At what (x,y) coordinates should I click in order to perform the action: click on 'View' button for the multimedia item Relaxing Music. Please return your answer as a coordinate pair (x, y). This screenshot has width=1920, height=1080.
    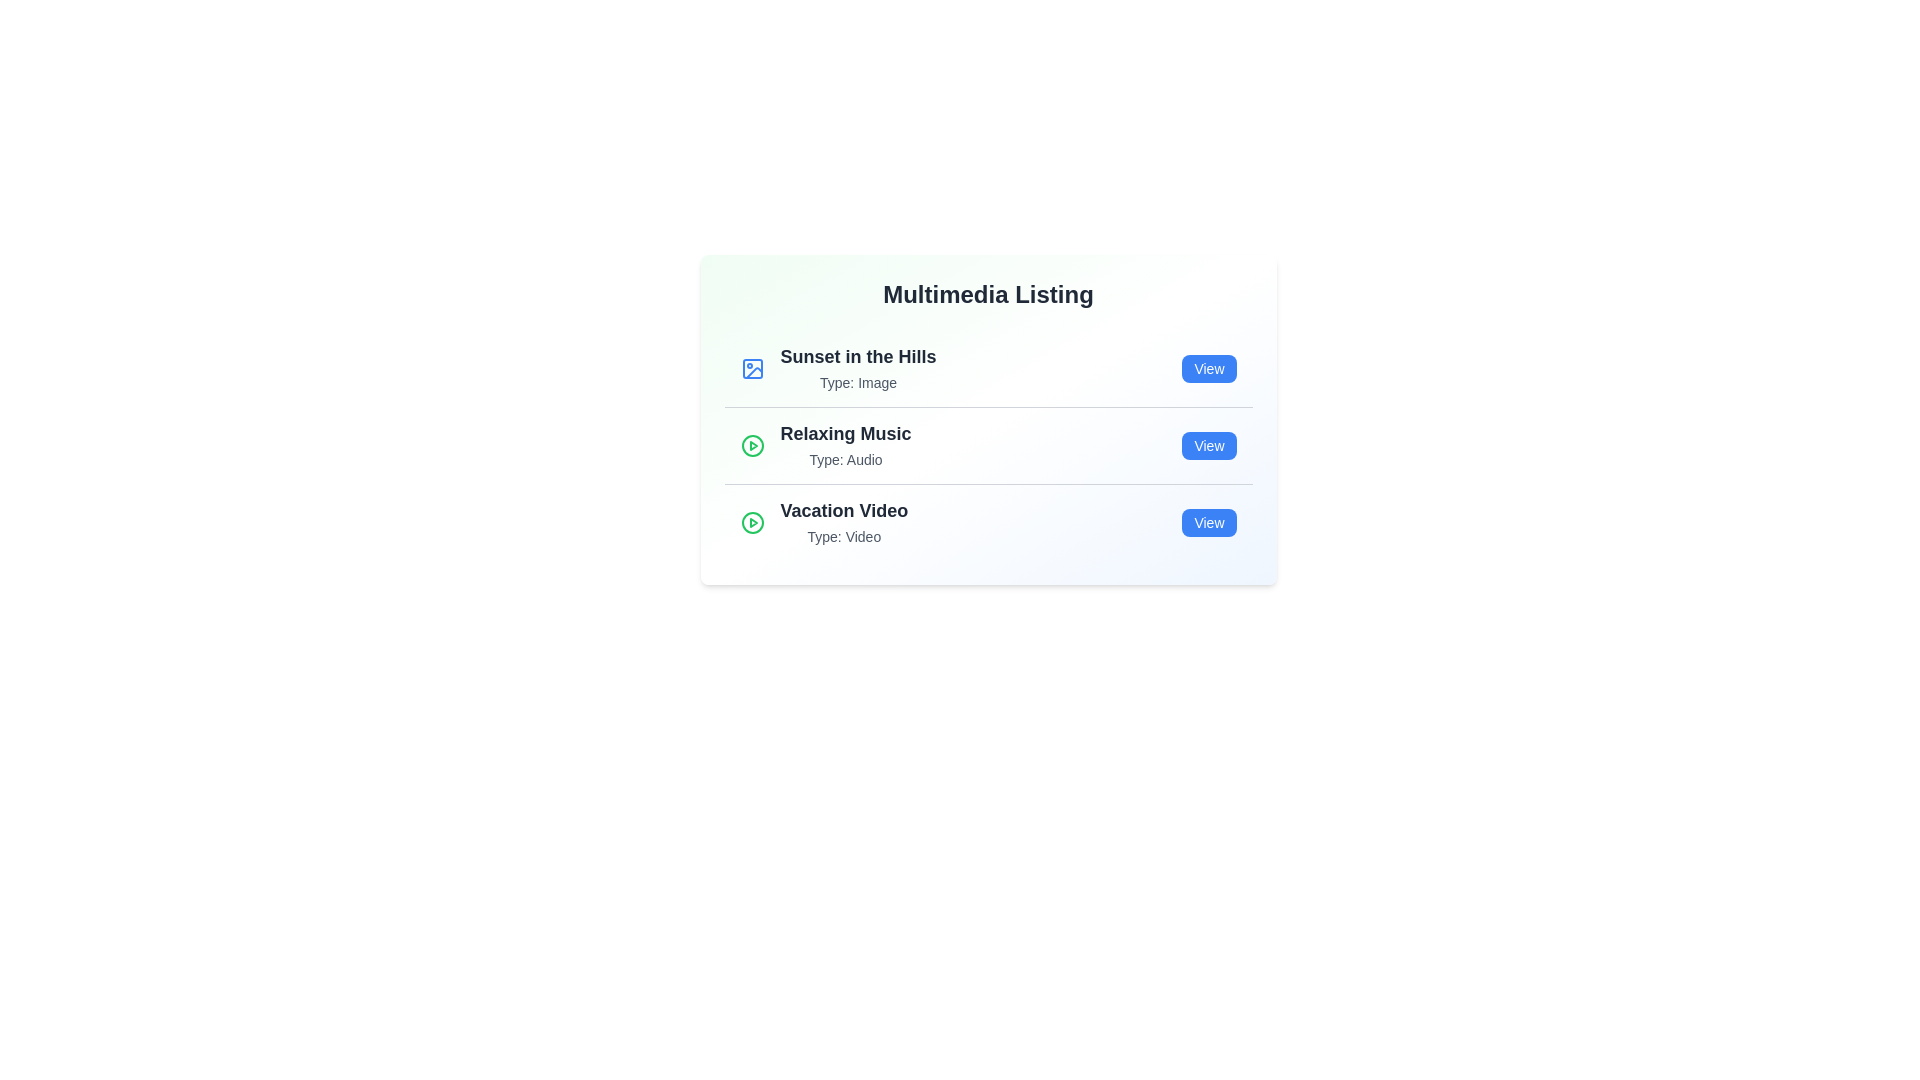
    Looking at the image, I should click on (1208, 445).